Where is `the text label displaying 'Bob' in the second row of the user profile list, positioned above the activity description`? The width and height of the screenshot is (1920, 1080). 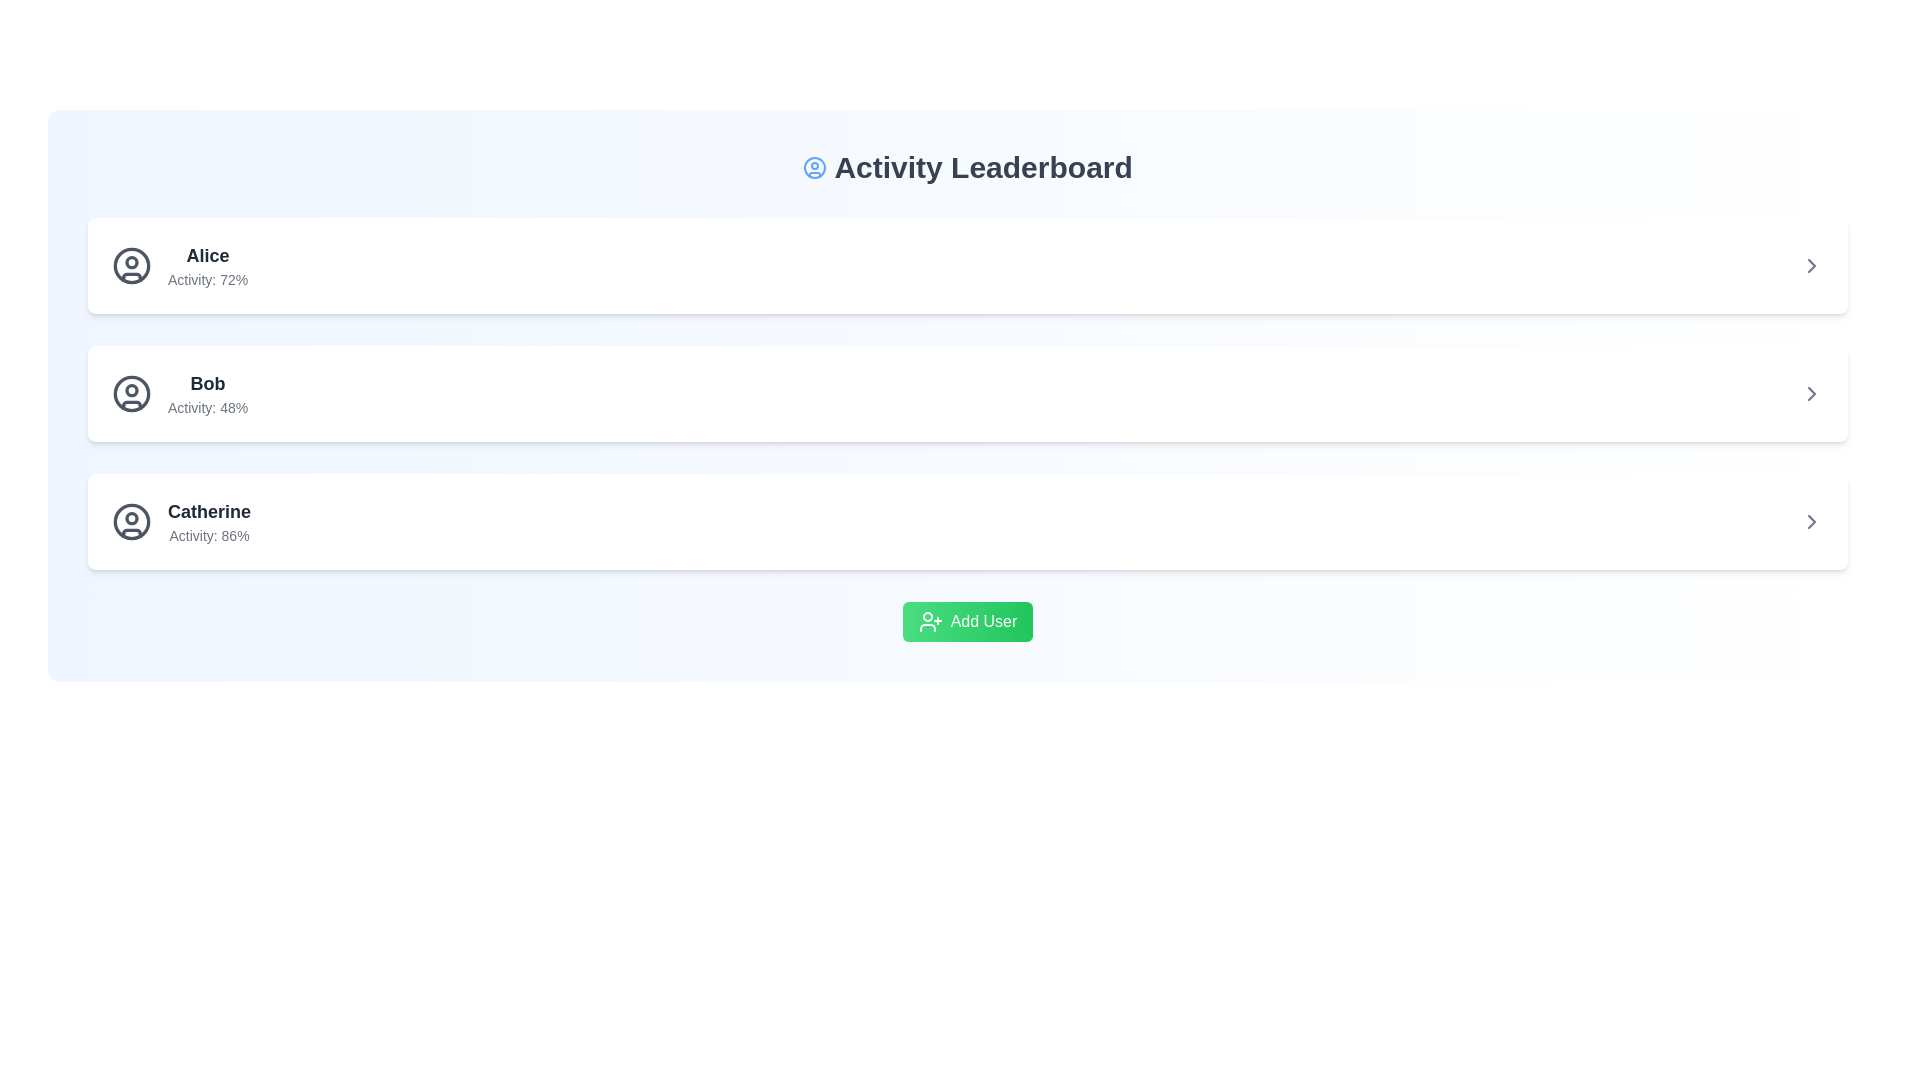
the text label displaying 'Bob' in the second row of the user profile list, positioned above the activity description is located at coordinates (208, 384).